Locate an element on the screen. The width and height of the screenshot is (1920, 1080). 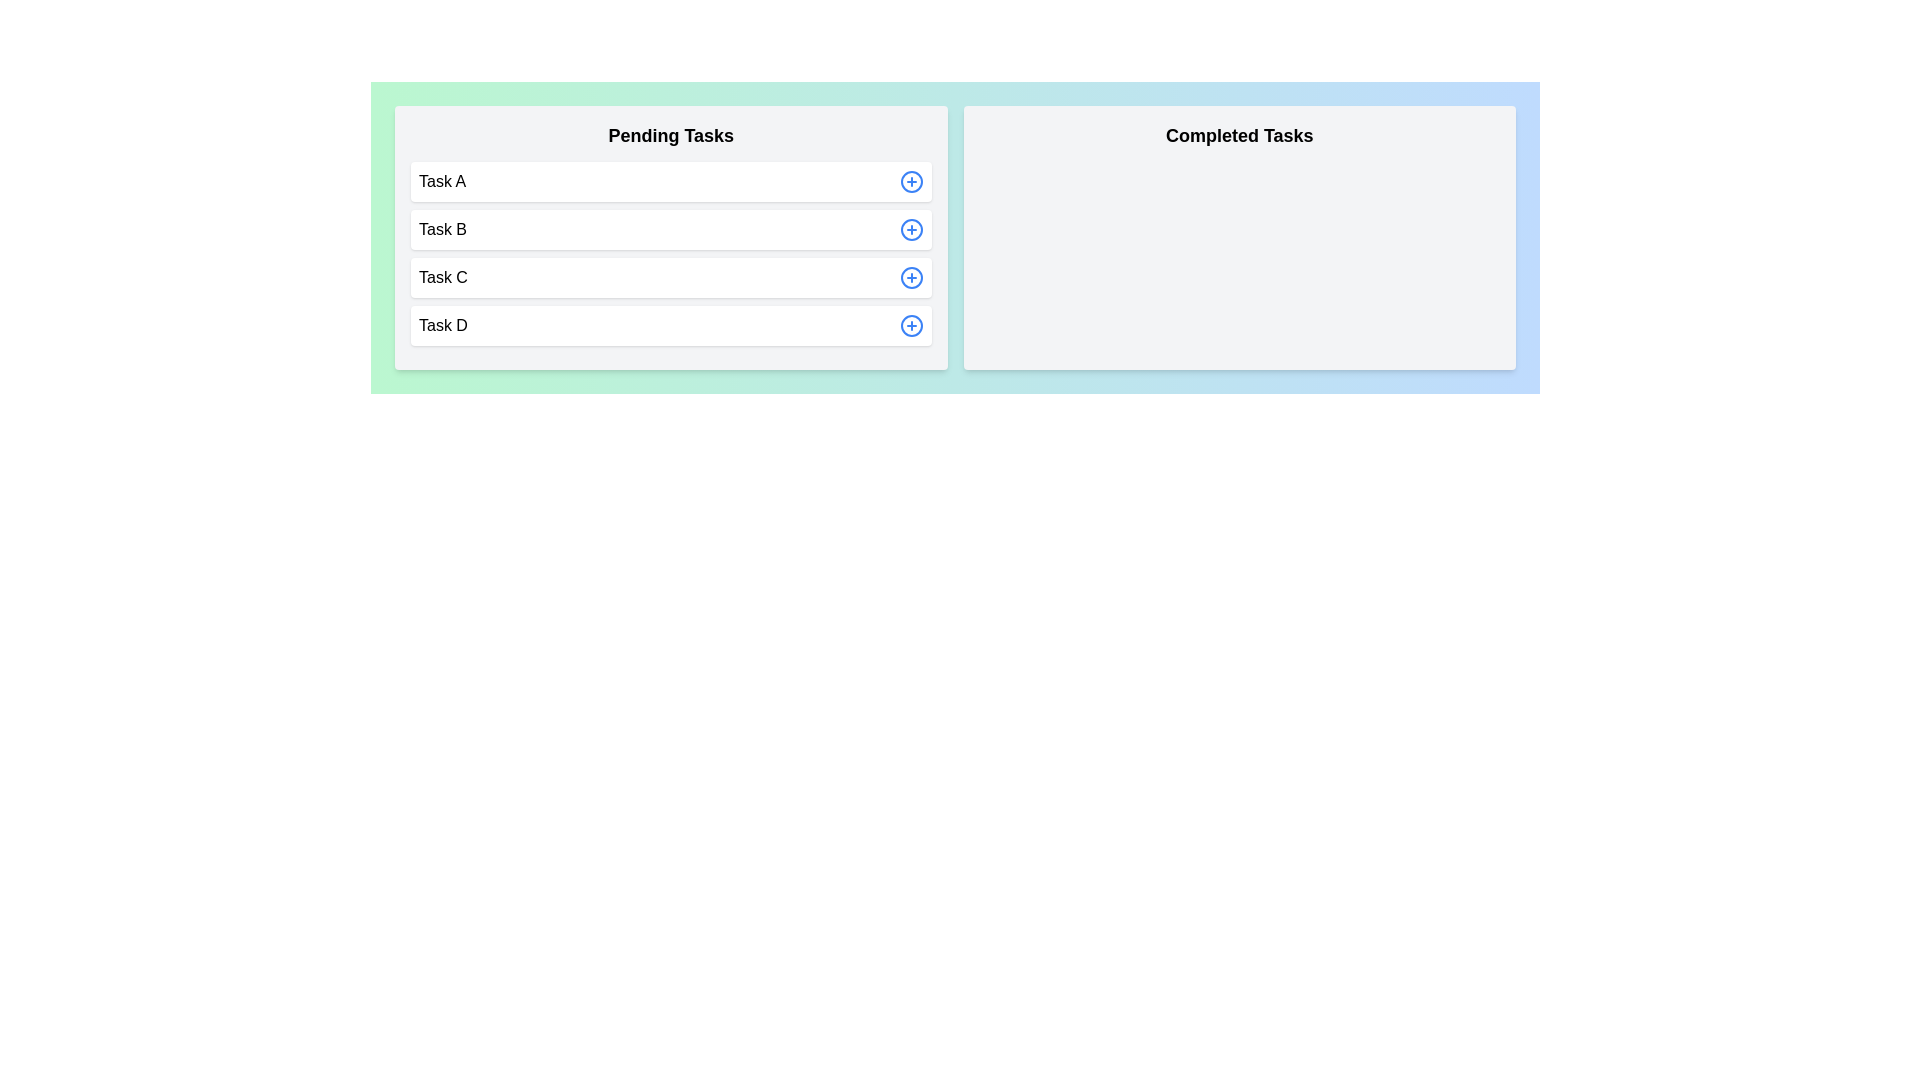
add button next to the task Task D in the 'Pending Tasks' section is located at coordinates (910, 325).